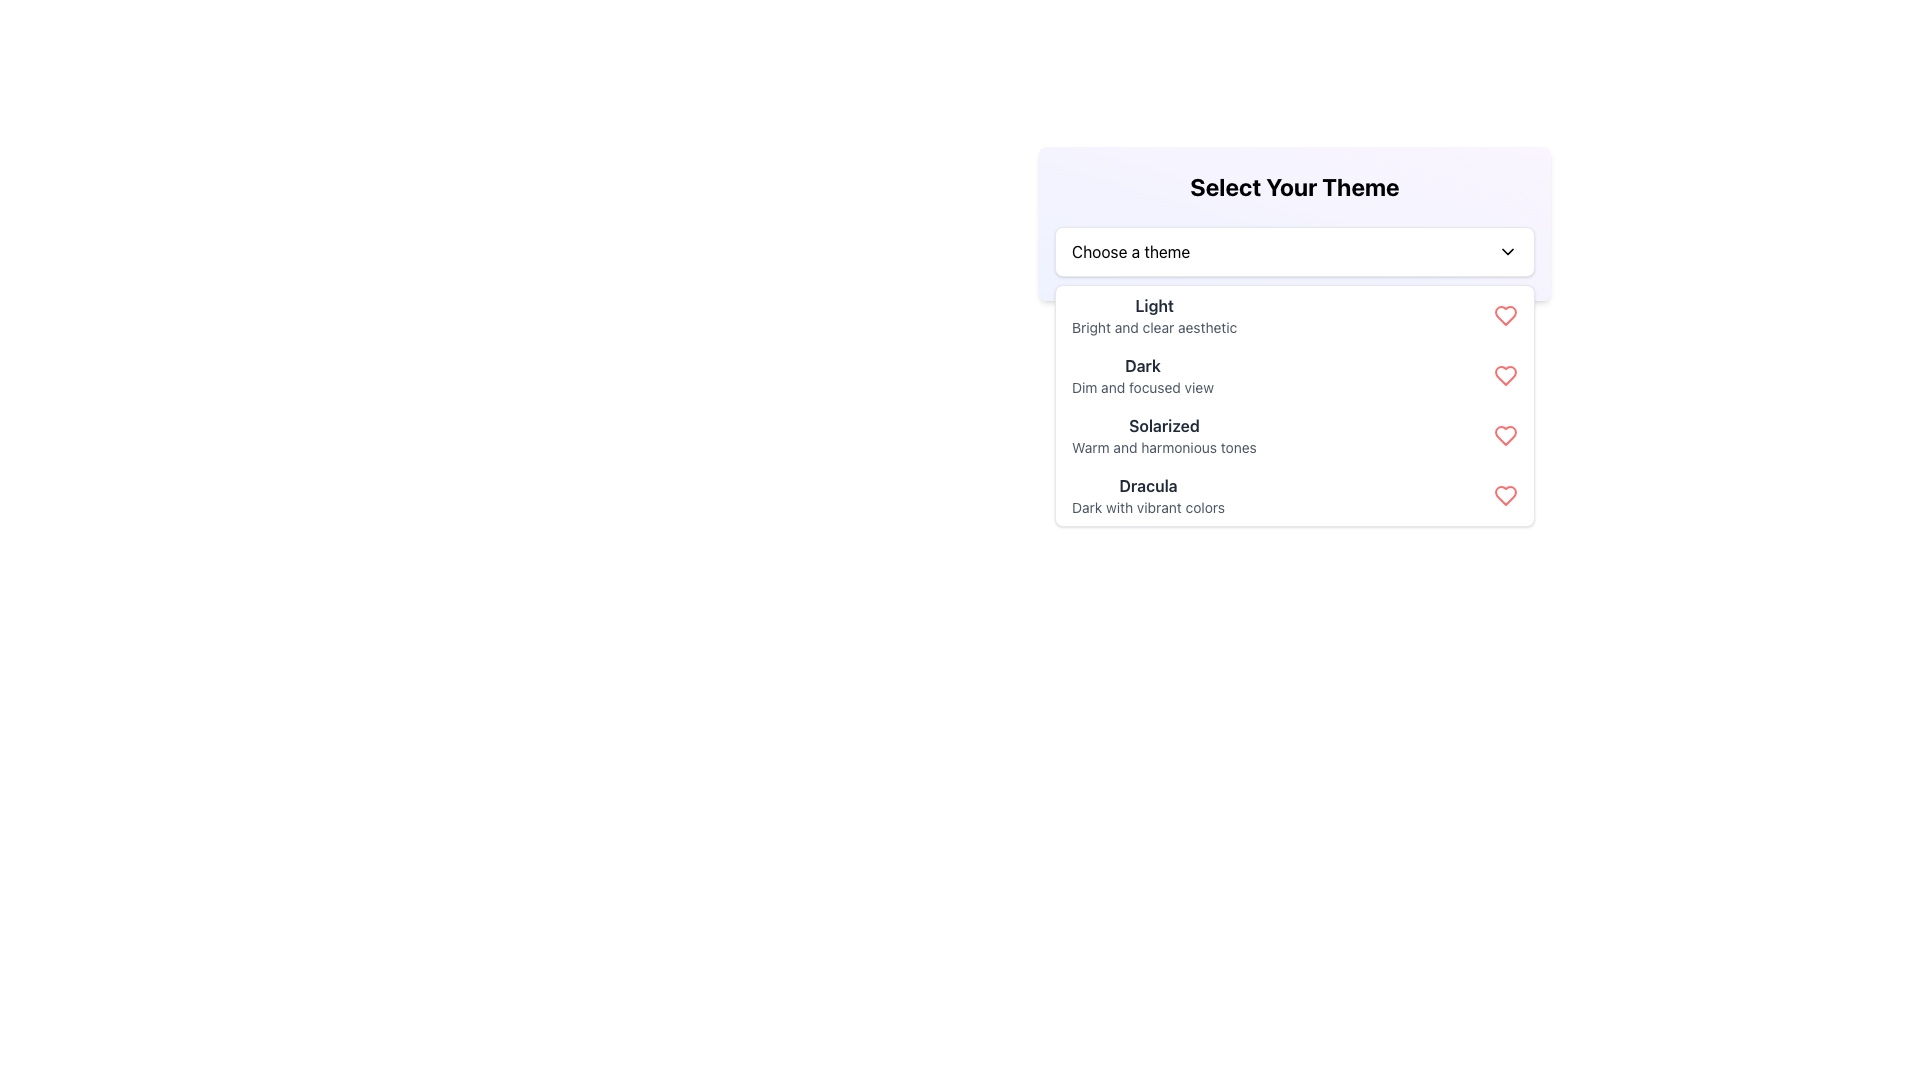 The height and width of the screenshot is (1080, 1920). I want to click on the third option in the dropdown menu labeled 'Select Your Theme', so click(1295, 405).